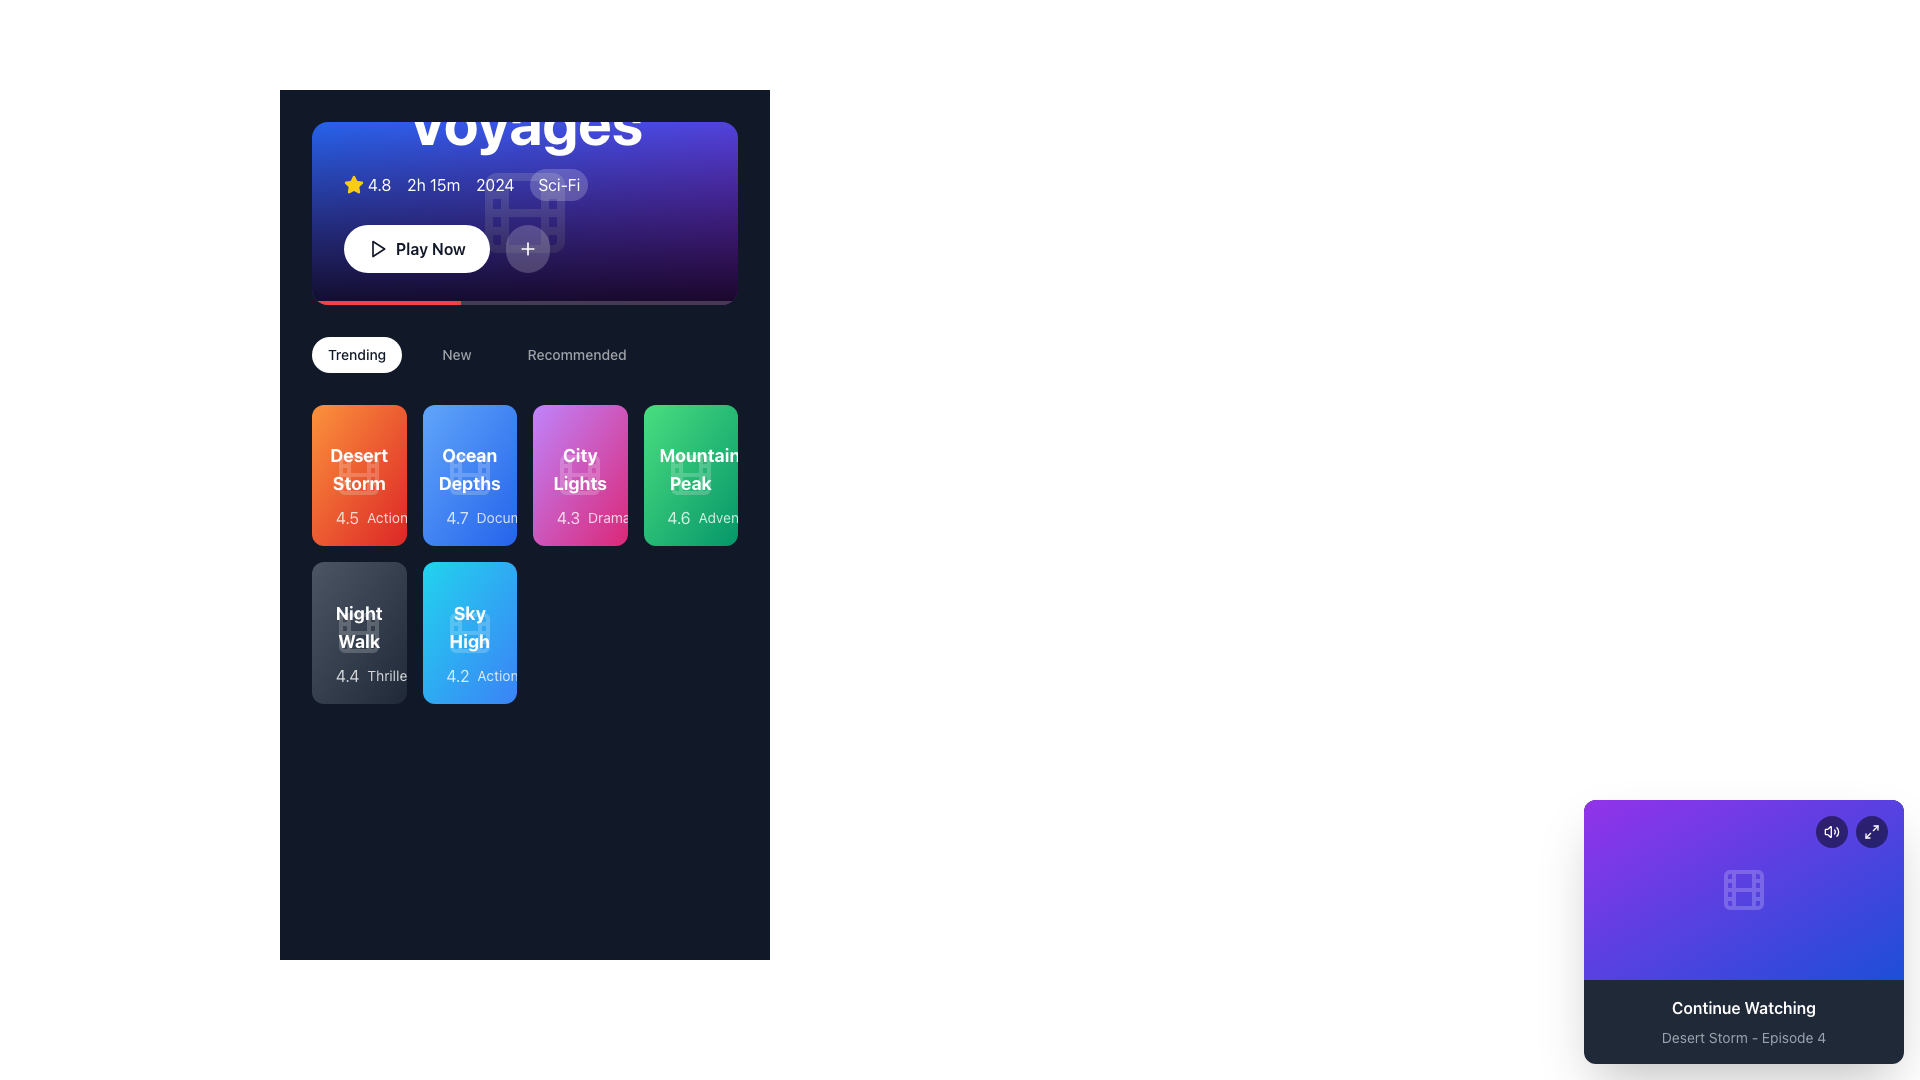 This screenshot has height=1080, width=1920. What do you see at coordinates (449, 678) in the screenshot?
I see `the yellow star-shaped graphic icon representing a rating in the 'Sky High' card, associated with the 4.2 rating` at bounding box center [449, 678].